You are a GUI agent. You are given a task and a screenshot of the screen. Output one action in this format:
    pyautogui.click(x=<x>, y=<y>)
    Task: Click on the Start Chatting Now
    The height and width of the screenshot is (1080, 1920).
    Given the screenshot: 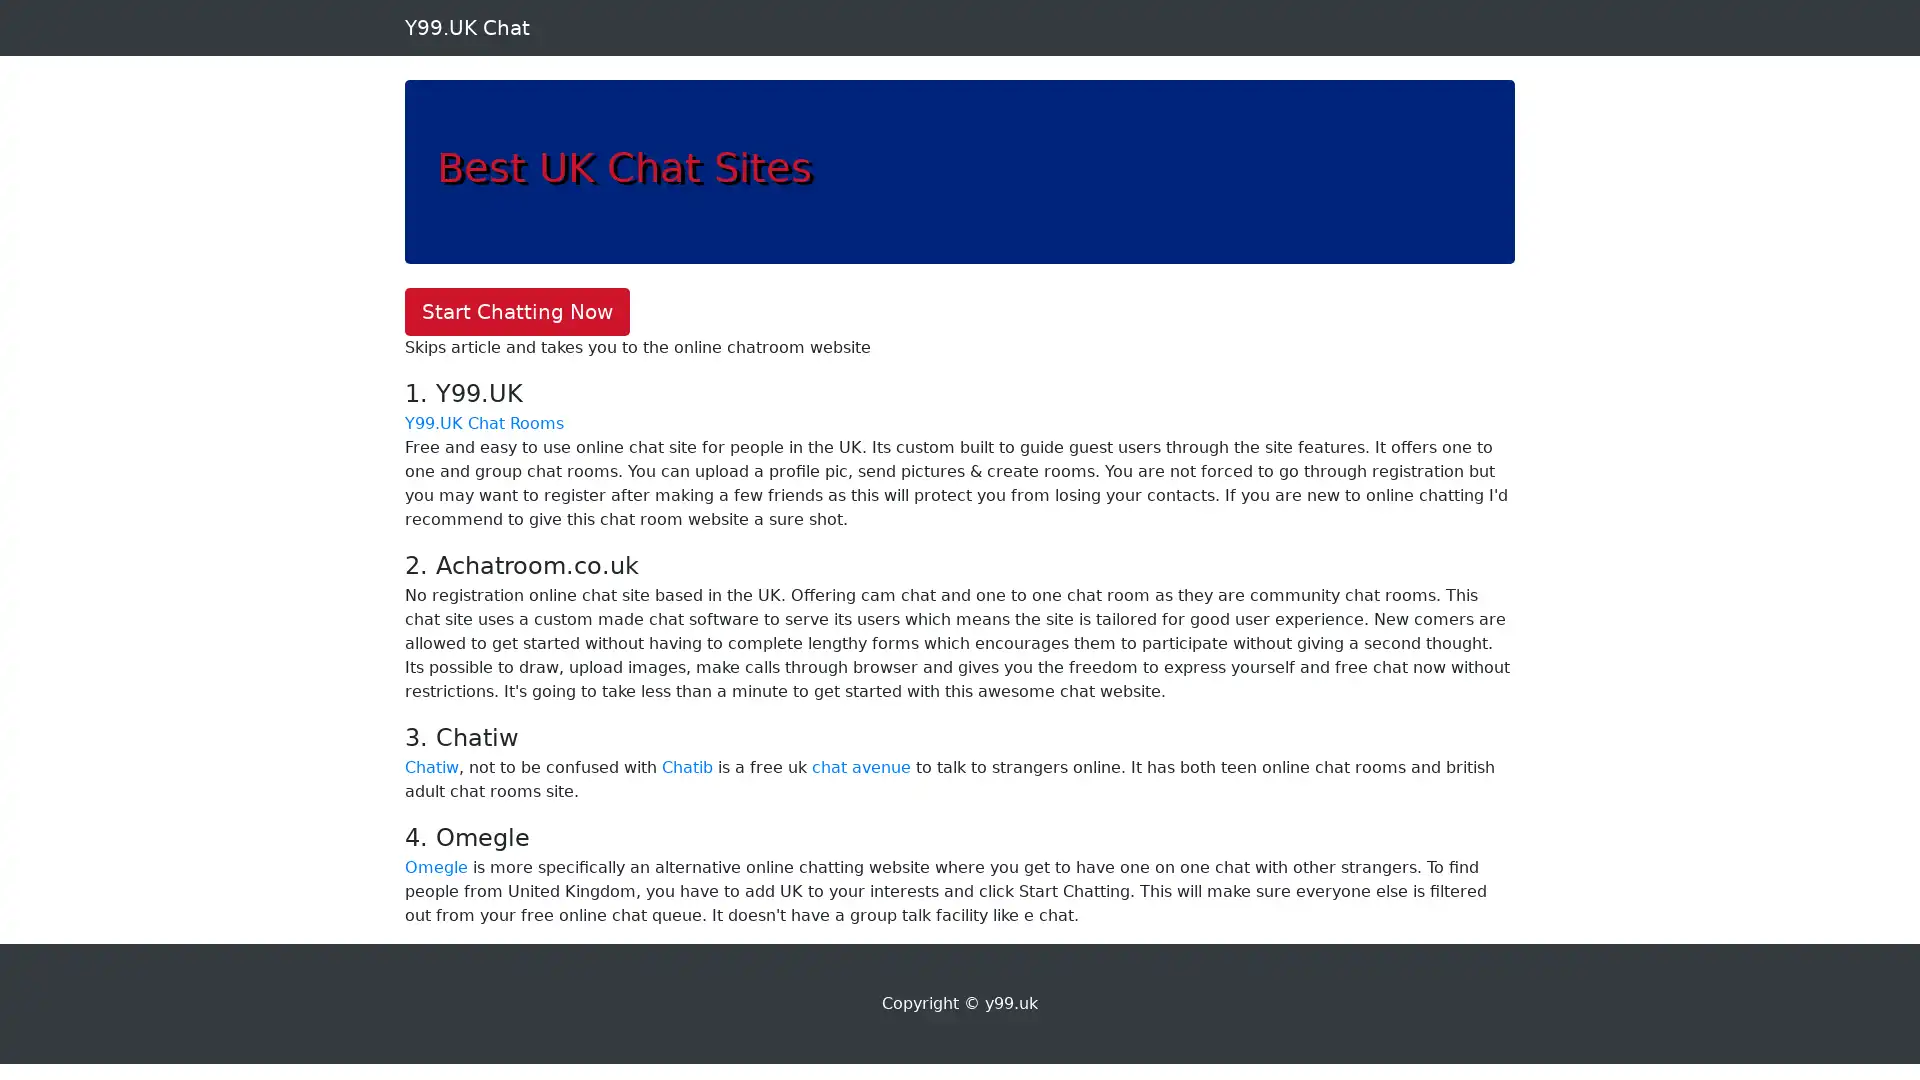 What is the action you would take?
    pyautogui.click(x=517, y=312)
    